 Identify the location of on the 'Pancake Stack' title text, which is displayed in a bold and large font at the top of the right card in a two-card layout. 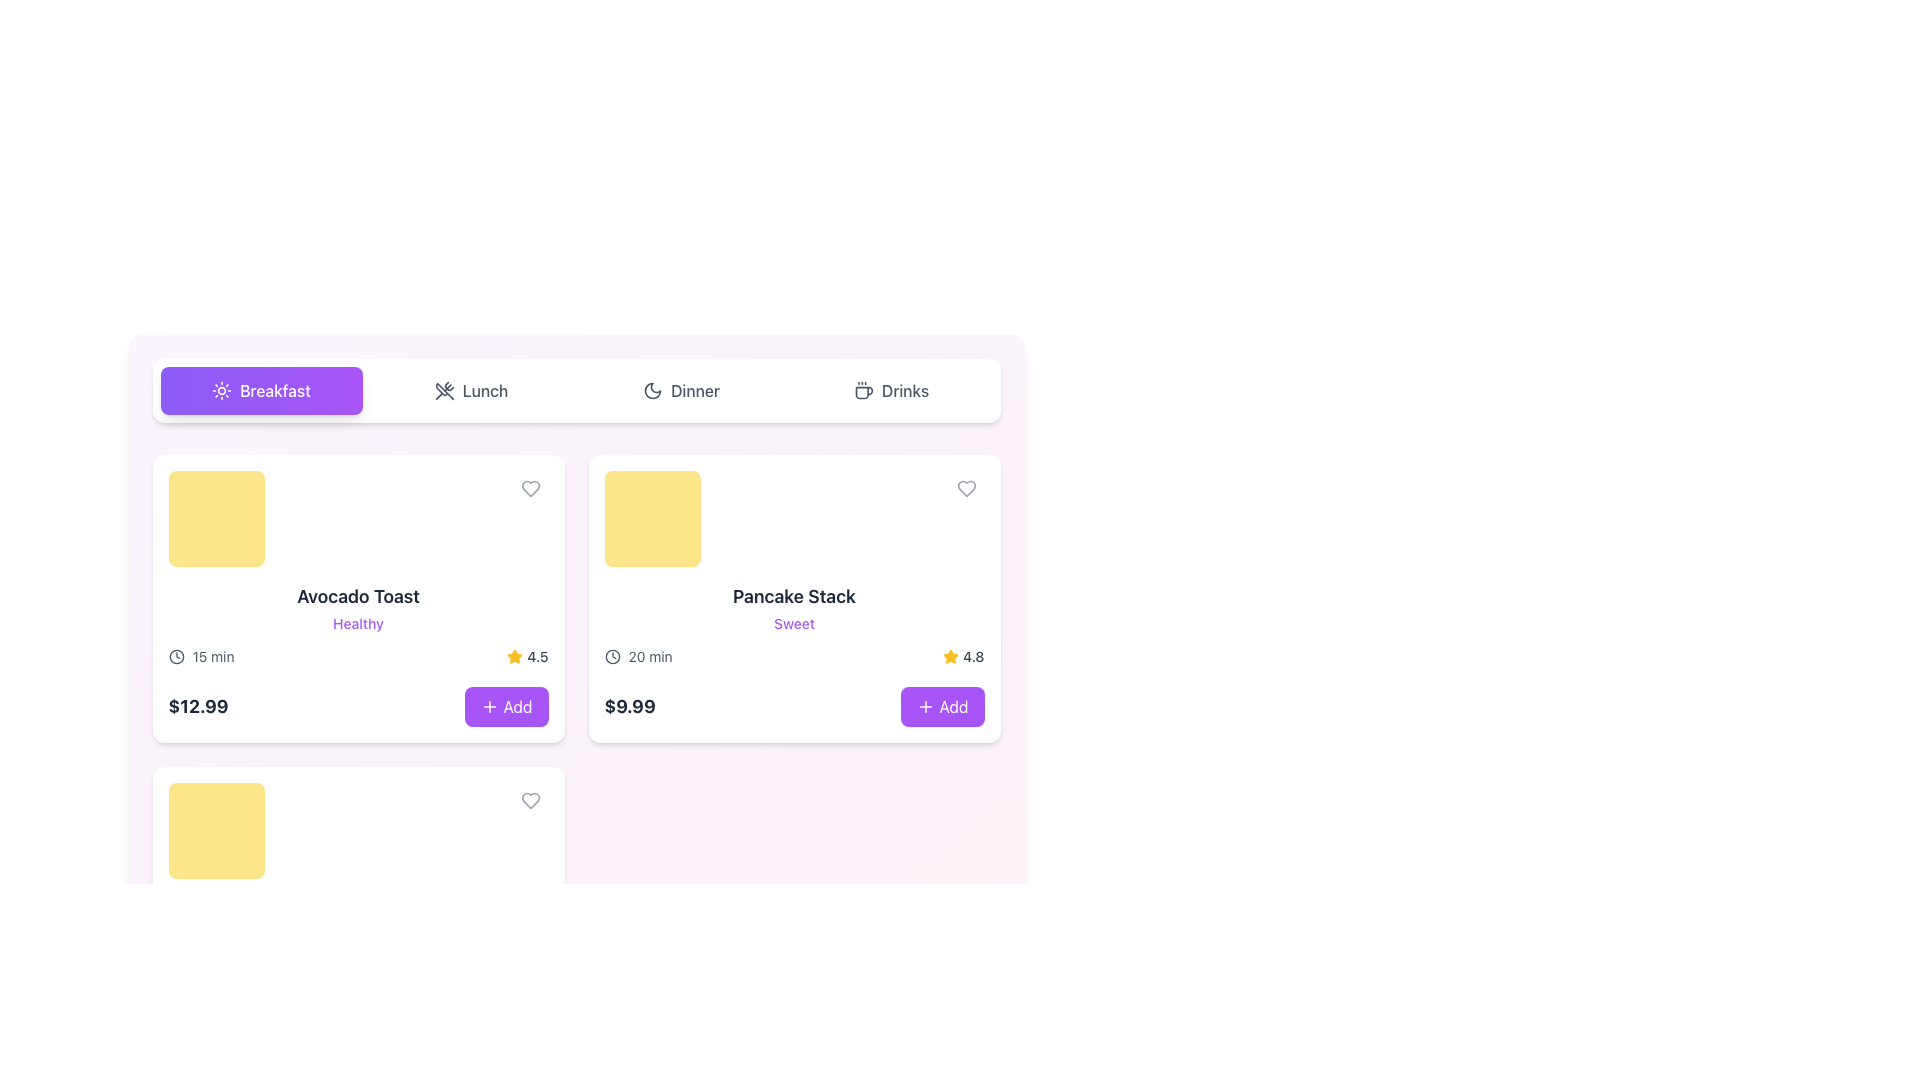
(793, 596).